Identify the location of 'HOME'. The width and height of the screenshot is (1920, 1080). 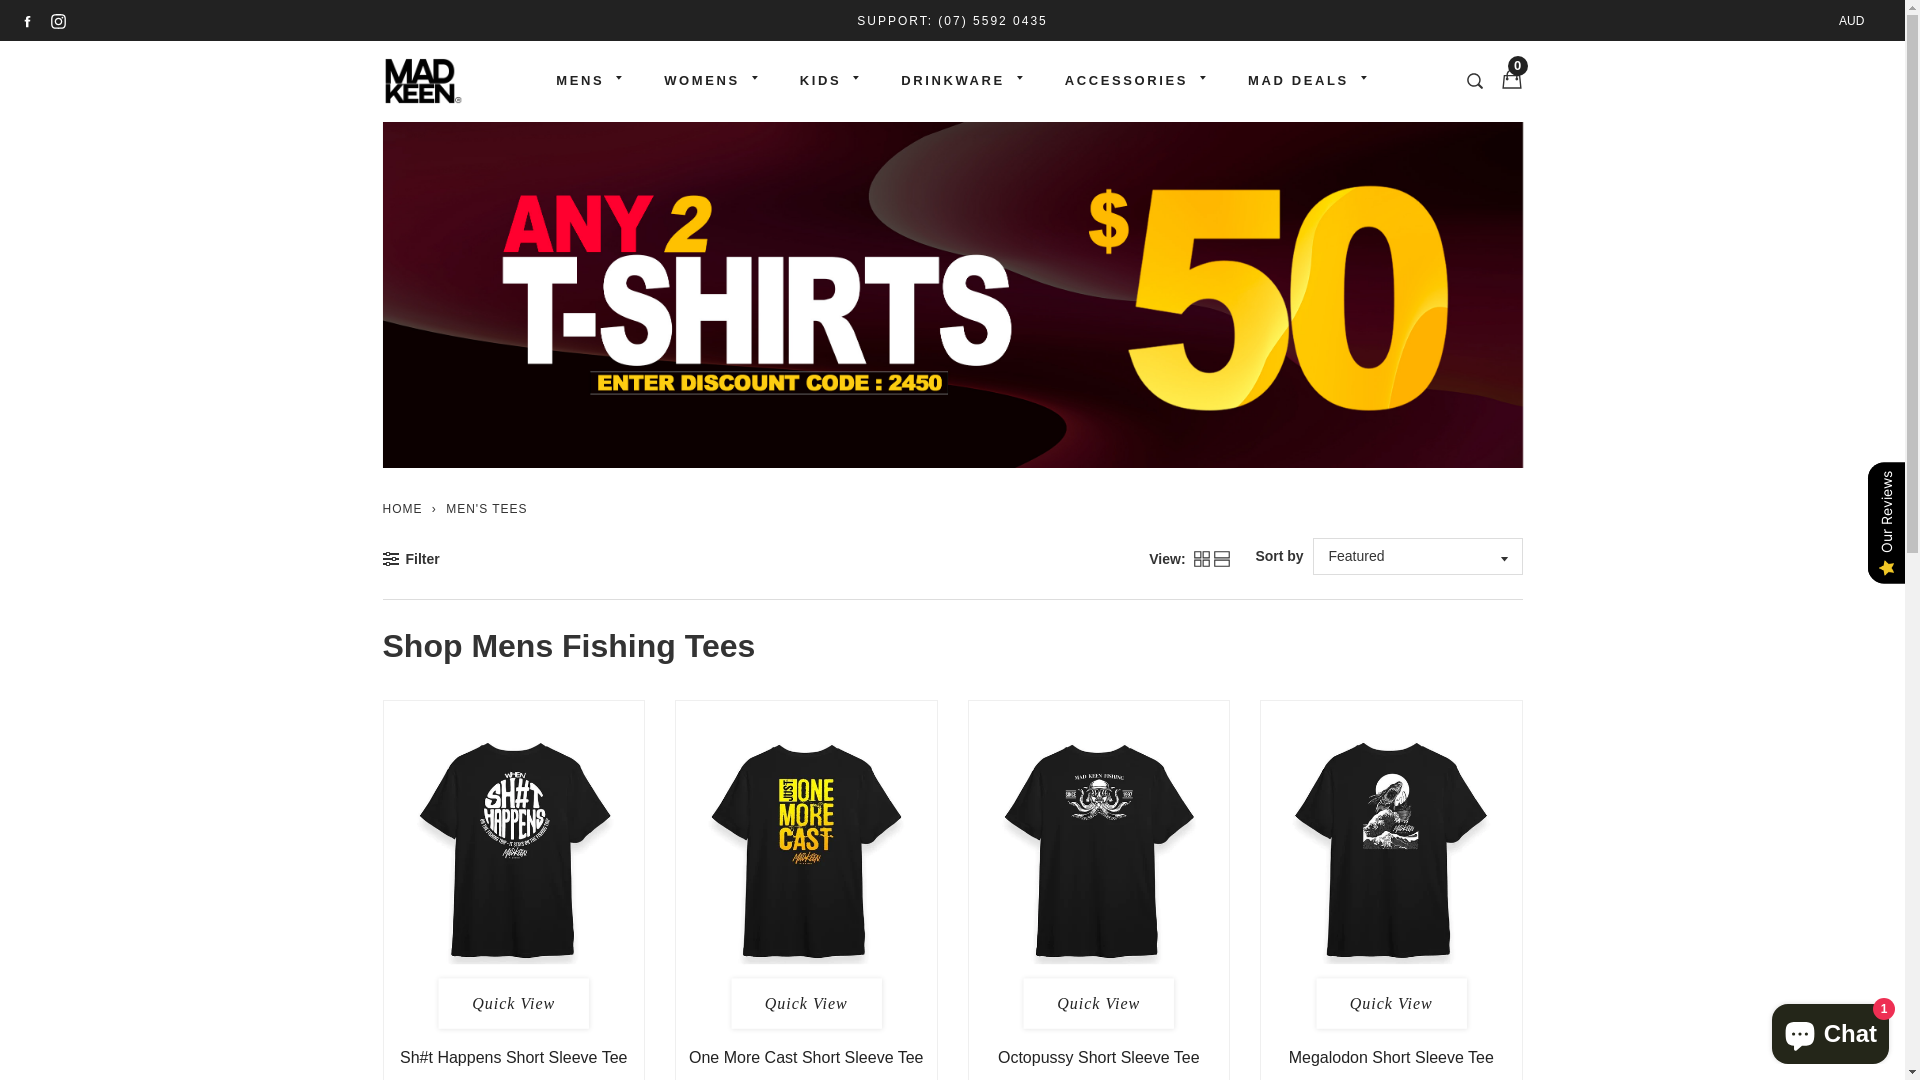
(382, 508).